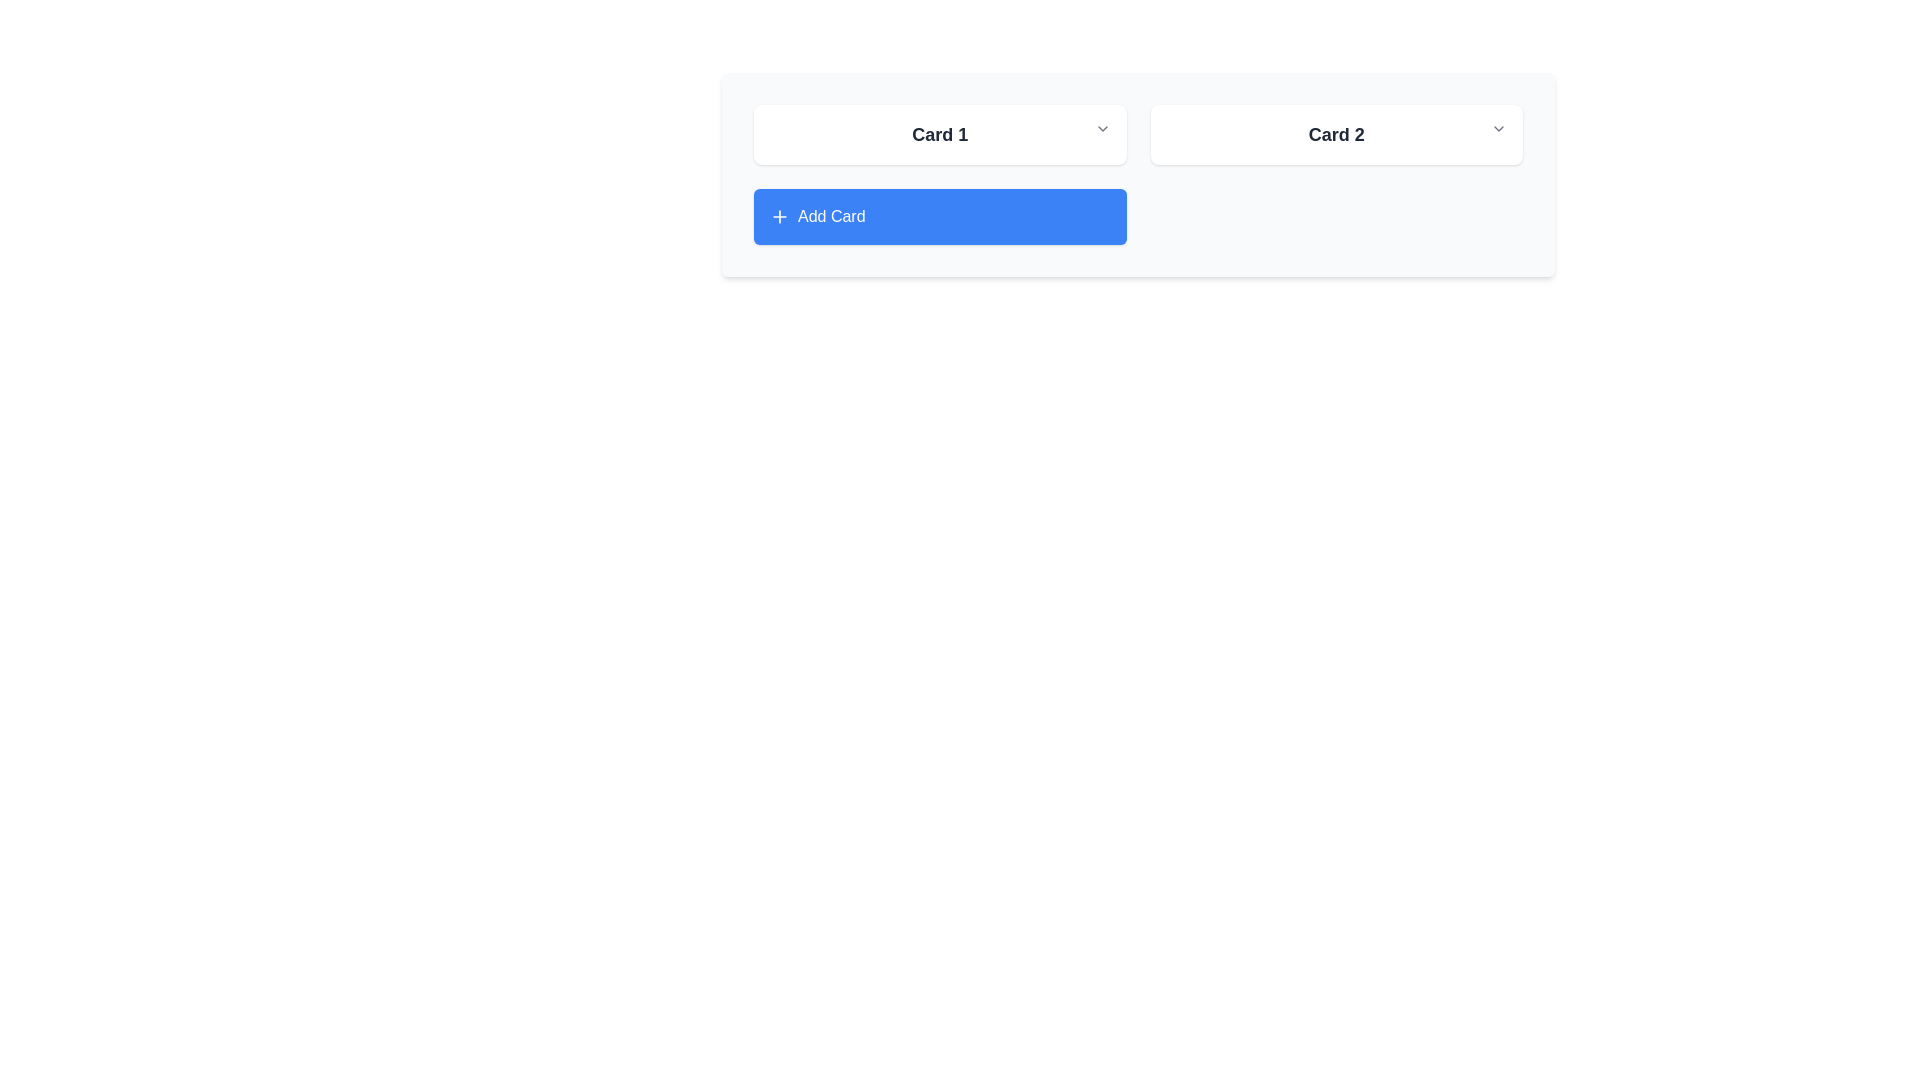 The image size is (1920, 1080). Describe the element at coordinates (1336, 135) in the screenshot. I see `the 'Card 2' element, which has a white background, rounded corners, and features the bold text 'Card 2' at the center along with a collapsible arrow icon on the right` at that location.